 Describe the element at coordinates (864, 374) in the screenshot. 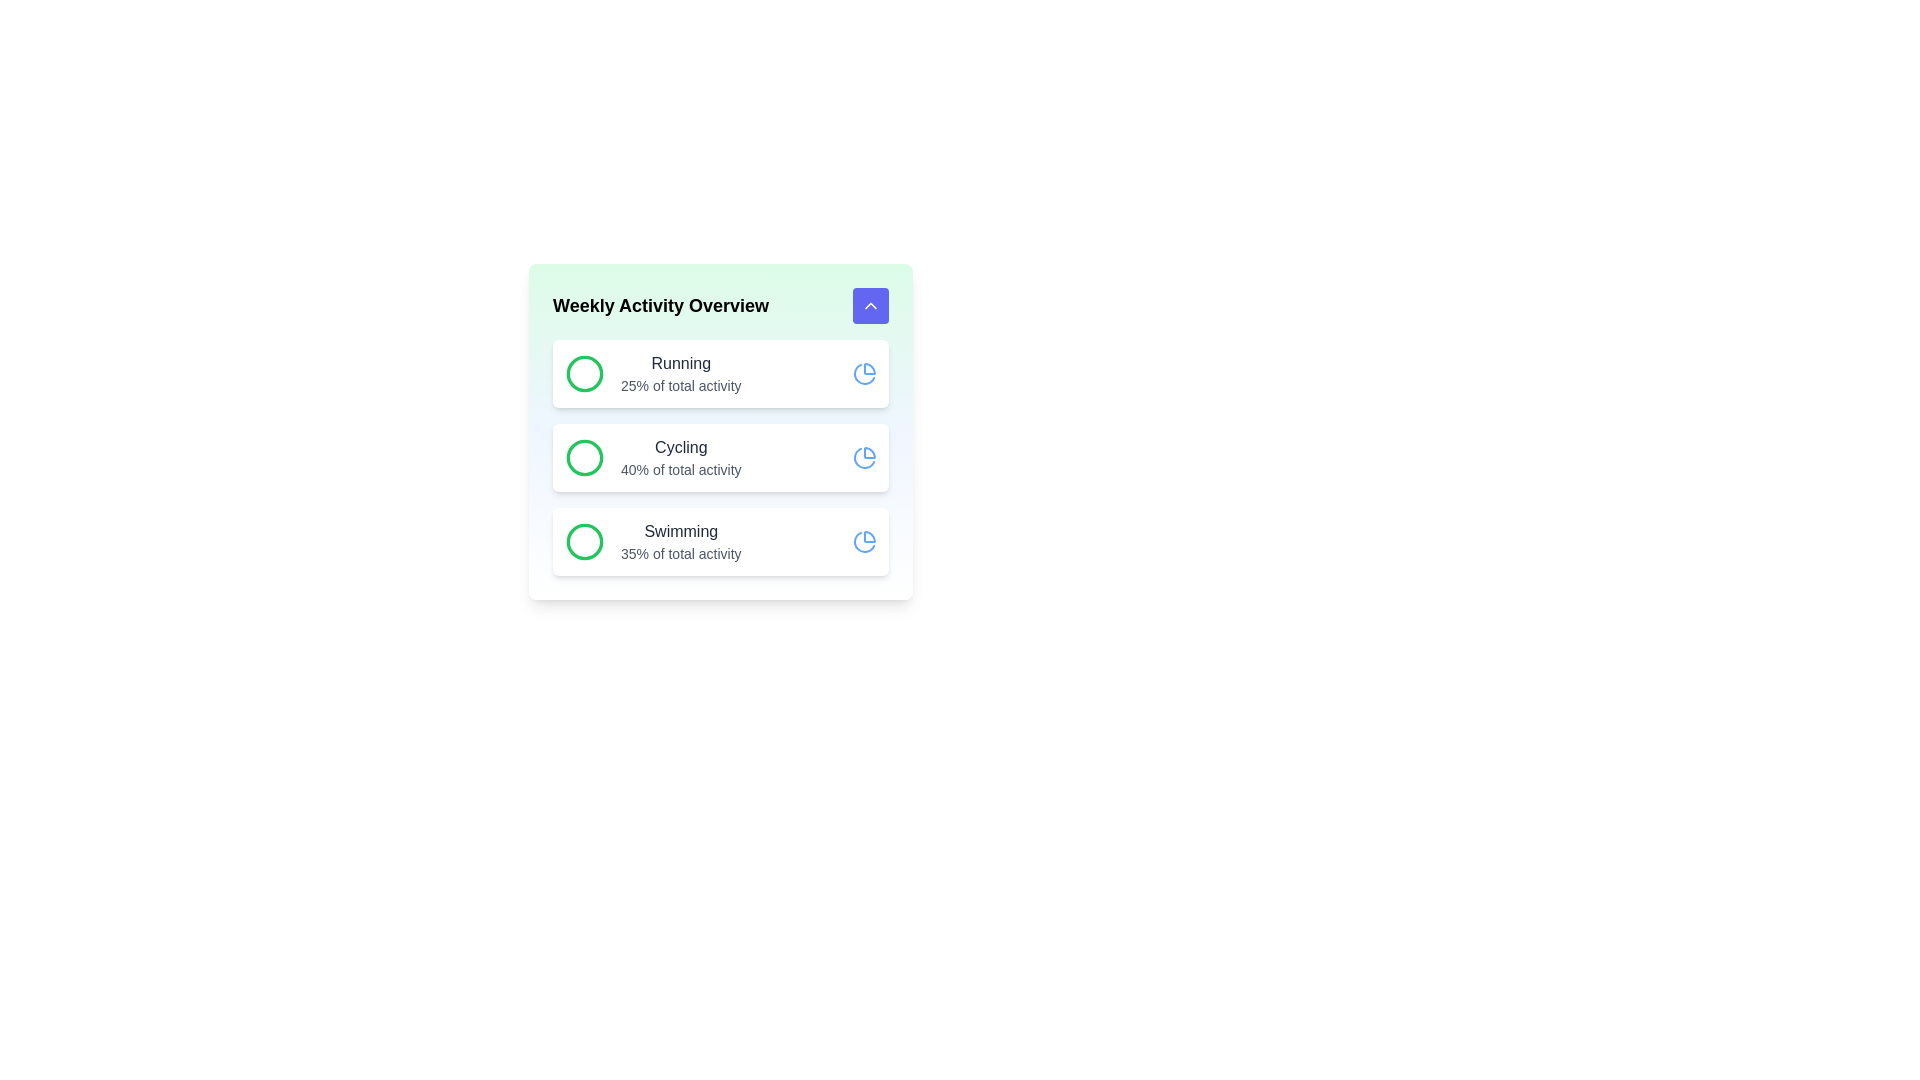

I see `the vibrant blue pie chart icon located in the top row of the activity list, positioned to the far right next to the text 'Running' and its percentage '25% of total activity.'` at that location.